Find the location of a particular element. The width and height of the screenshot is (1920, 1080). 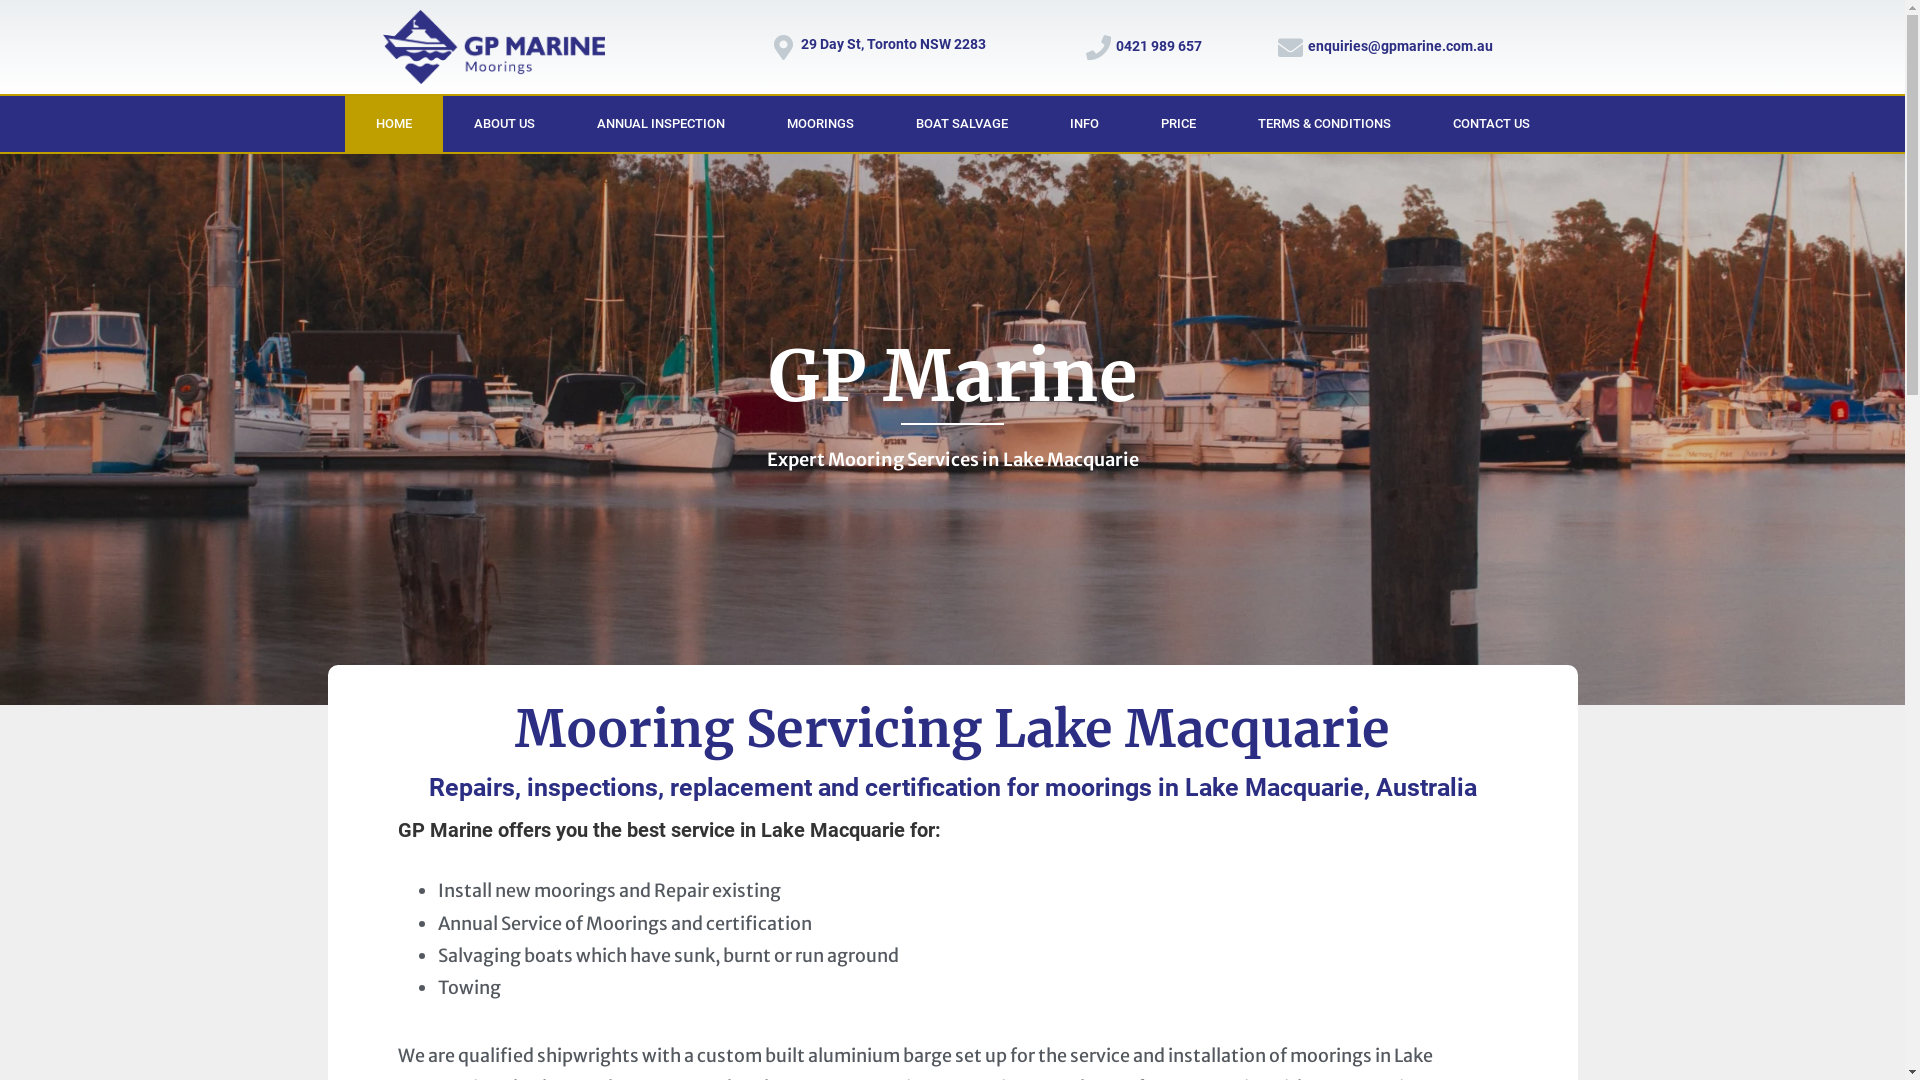

'MOORINGS' is located at coordinates (820, 123).